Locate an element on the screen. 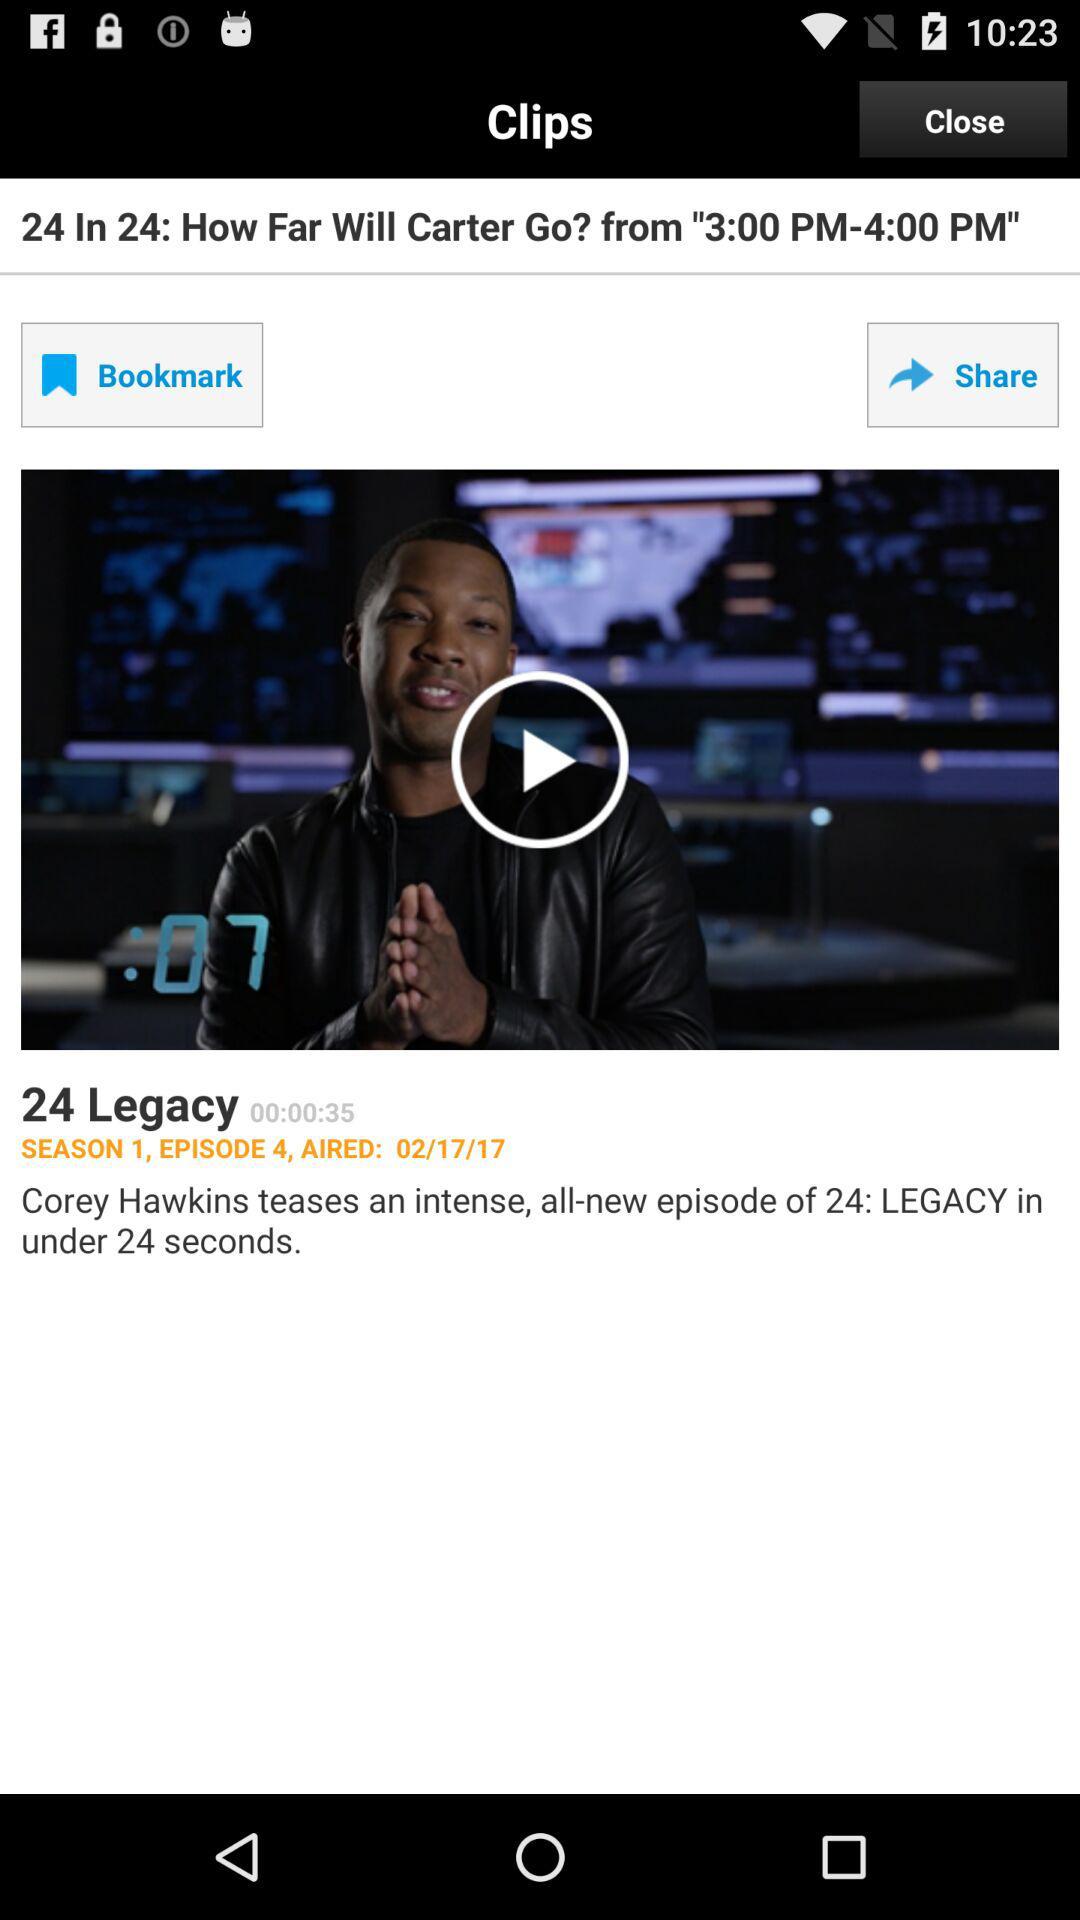 The height and width of the screenshot is (1920, 1080). share is located at coordinates (962, 374).